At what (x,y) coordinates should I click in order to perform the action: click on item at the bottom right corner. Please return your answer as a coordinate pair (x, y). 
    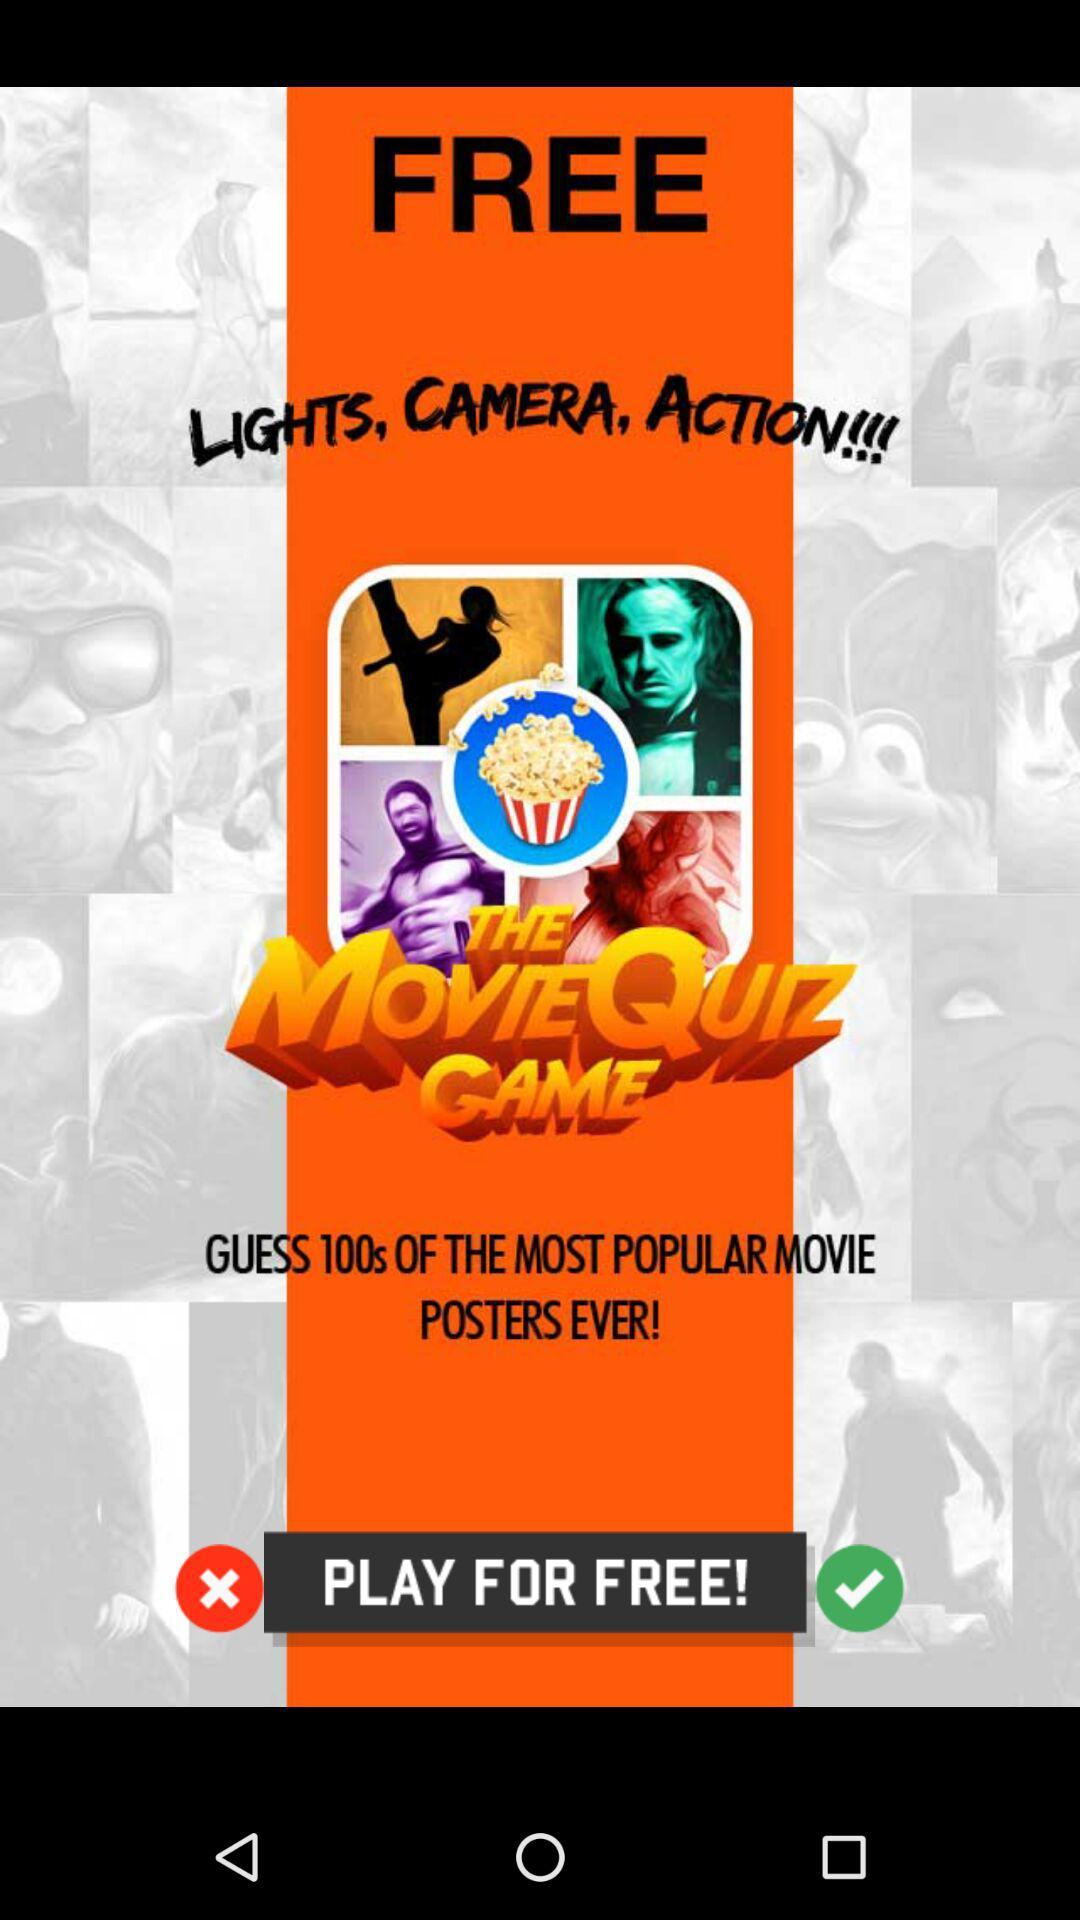
    Looking at the image, I should click on (858, 1587).